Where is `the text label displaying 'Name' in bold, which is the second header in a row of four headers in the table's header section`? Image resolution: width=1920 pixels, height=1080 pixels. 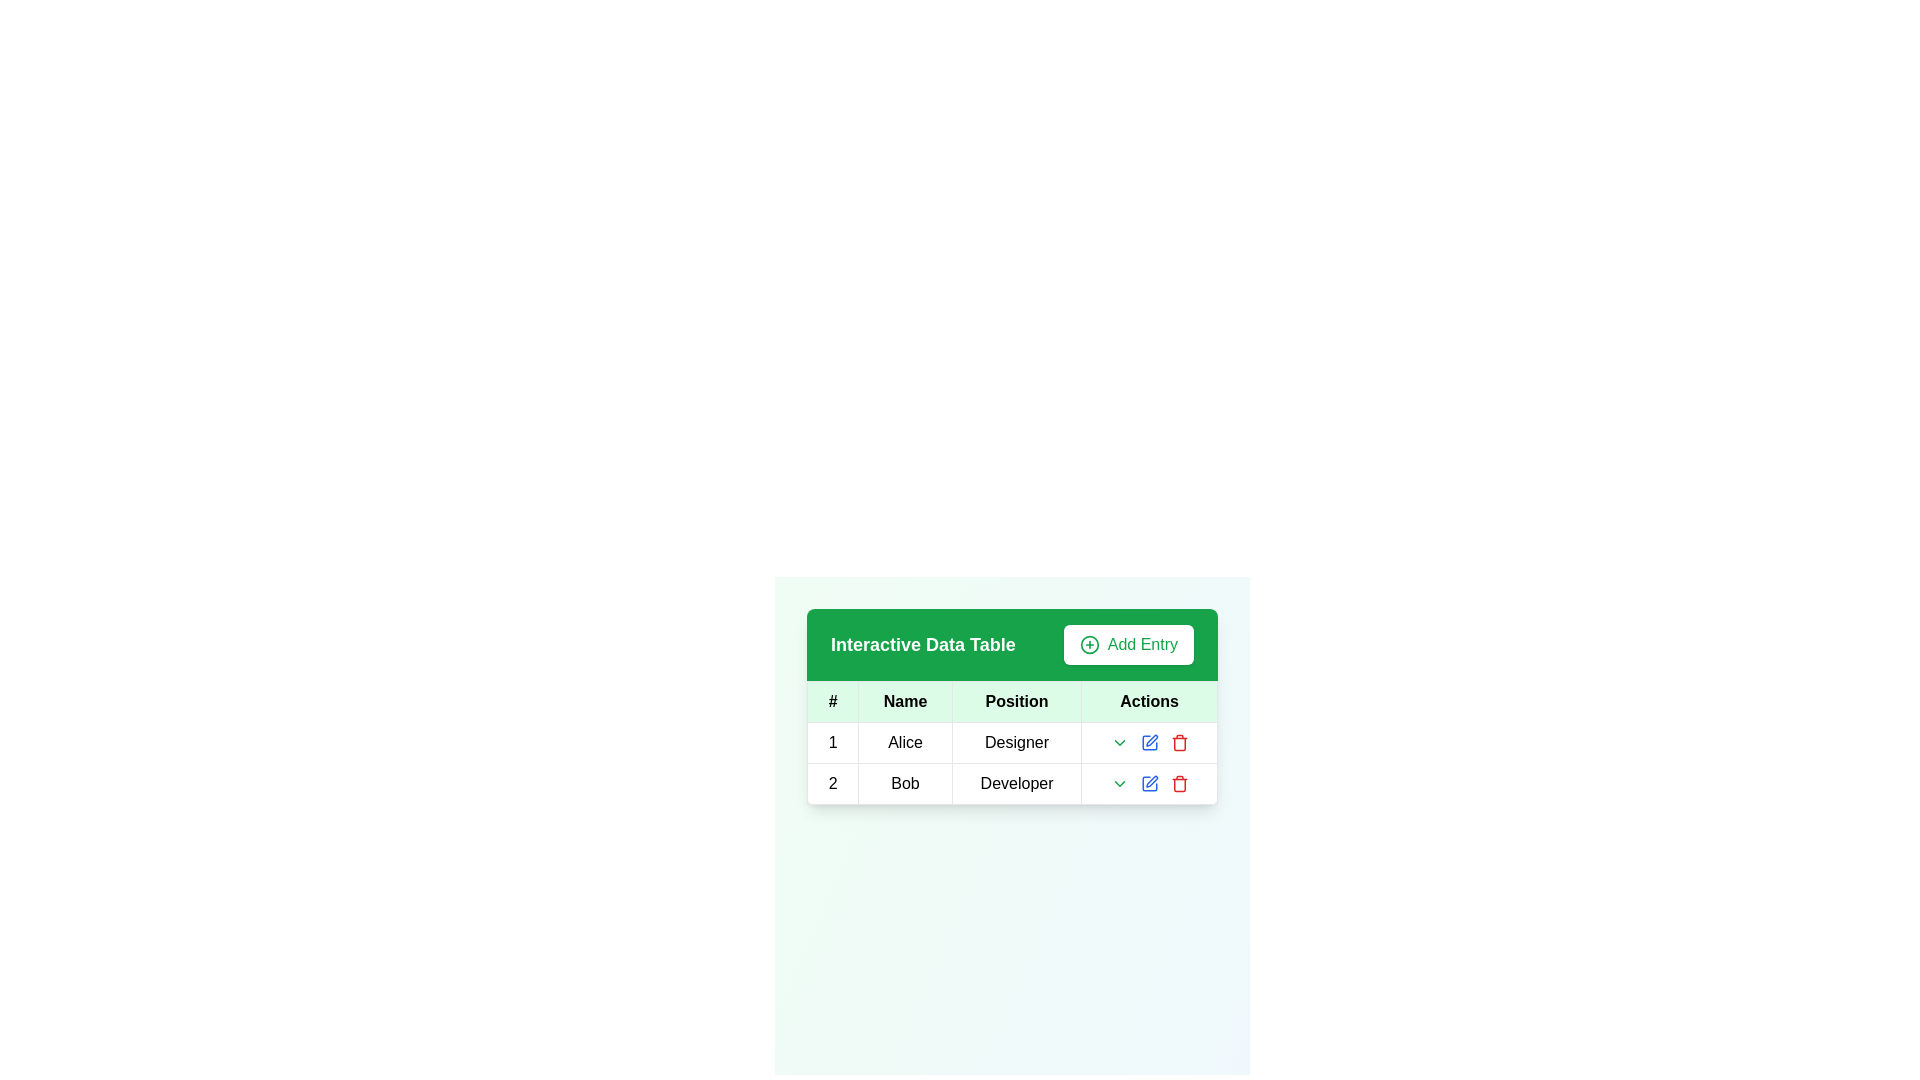
the text label displaying 'Name' in bold, which is the second header in a row of four headers in the table's header section is located at coordinates (904, 701).